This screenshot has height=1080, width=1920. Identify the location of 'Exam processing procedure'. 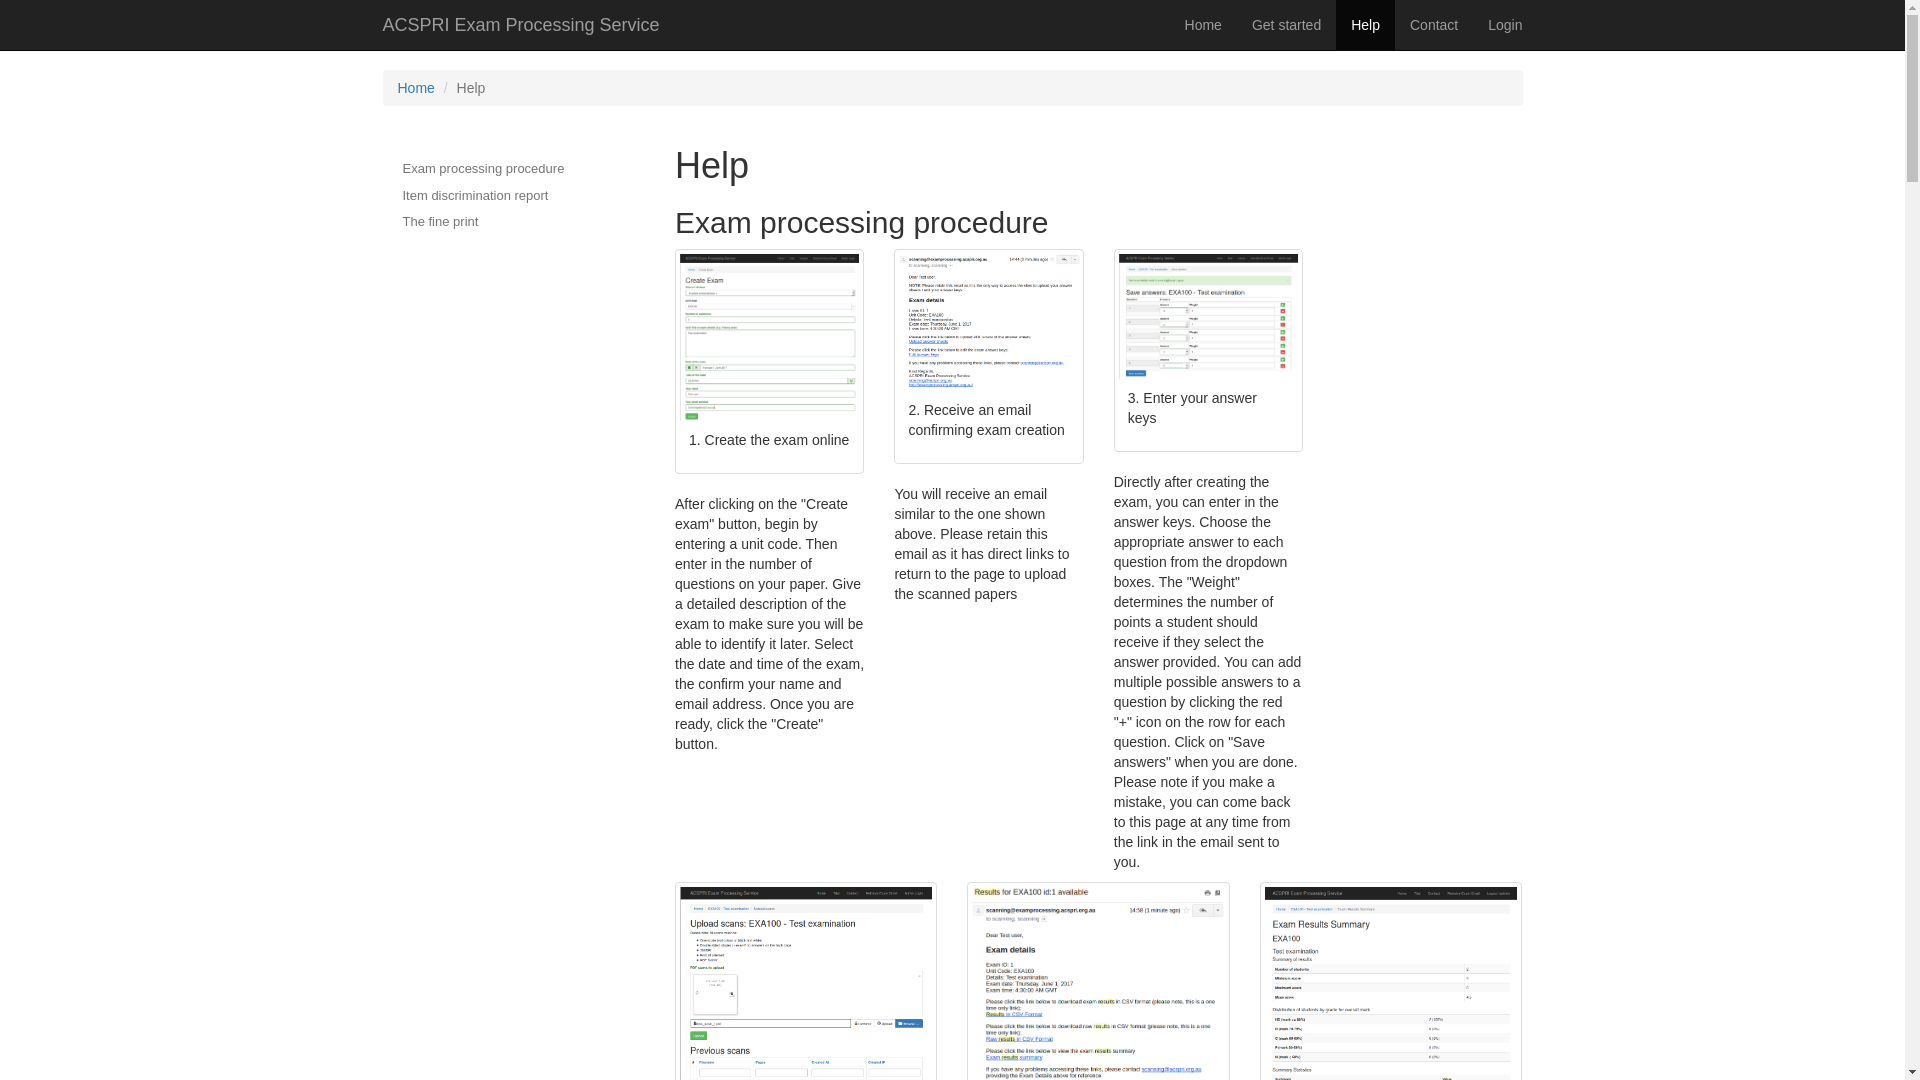
(382, 168).